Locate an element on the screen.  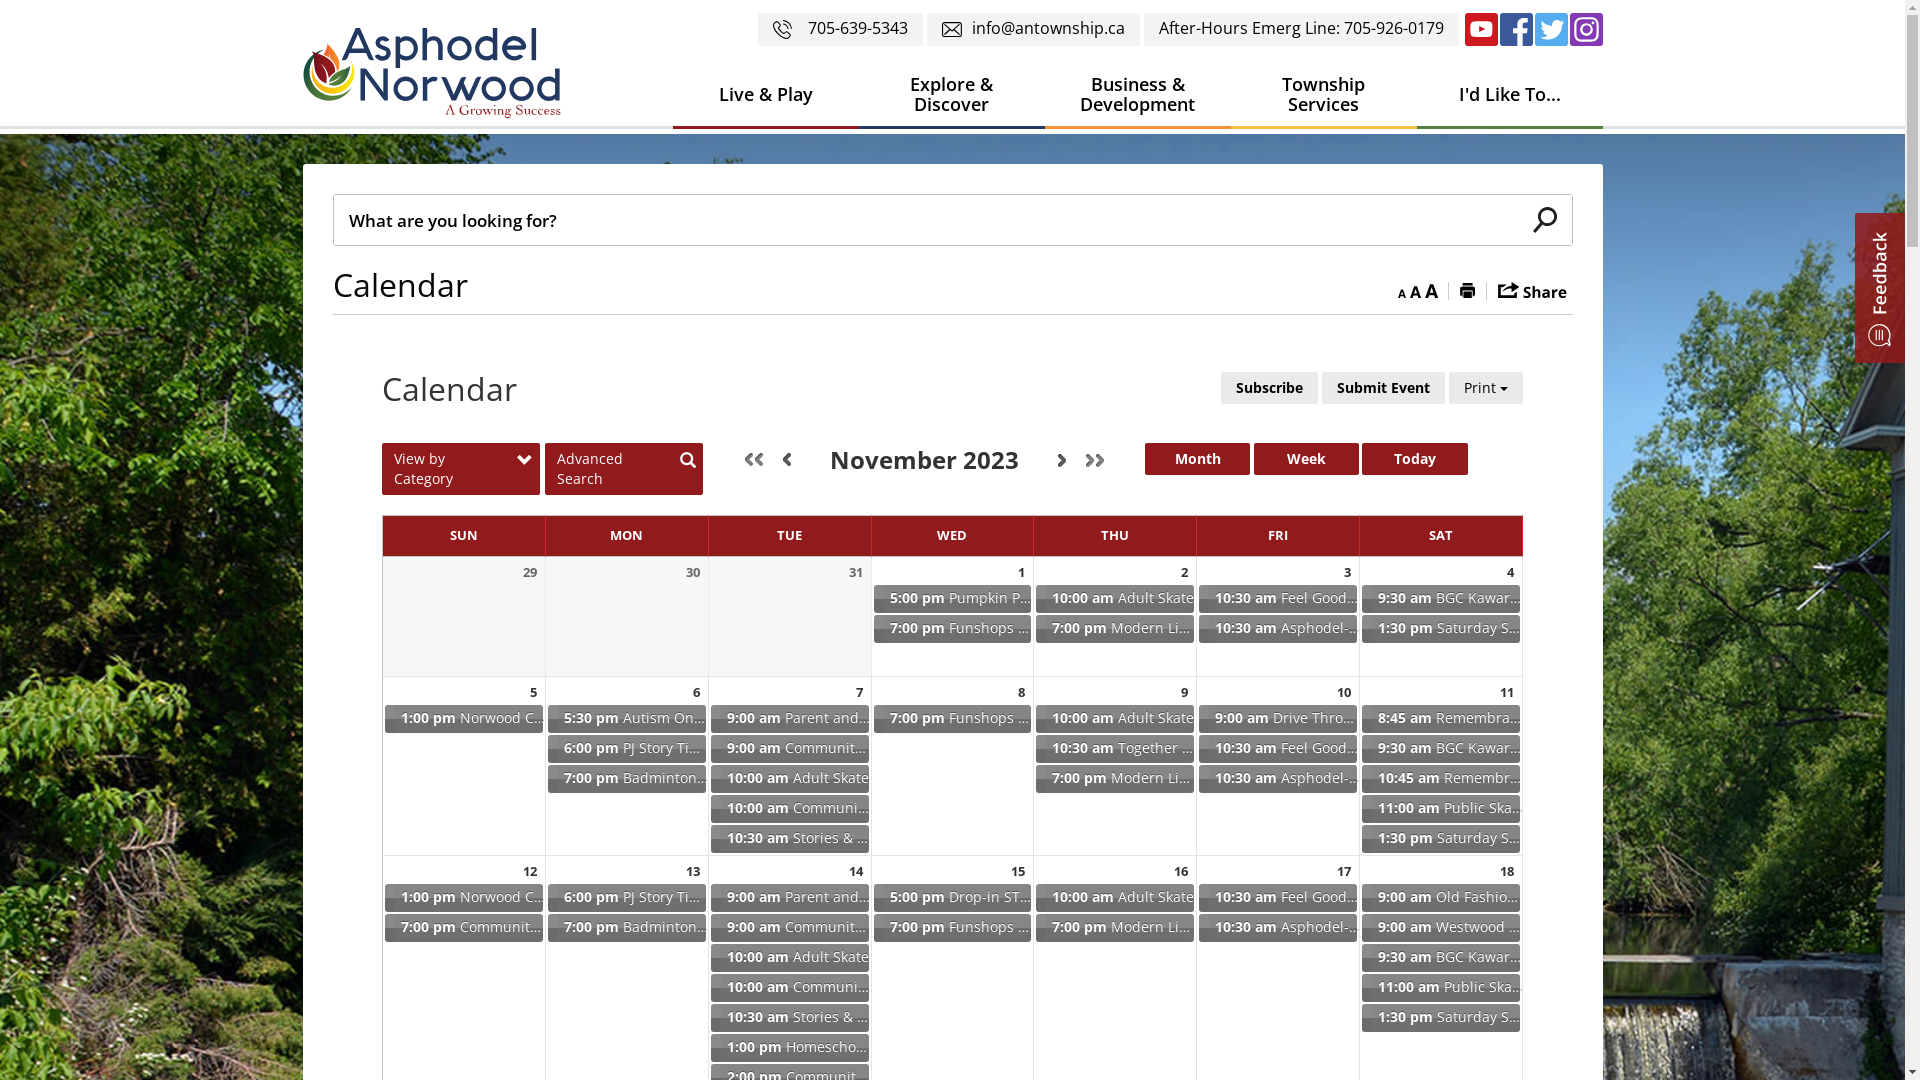
'Click to return to the homepage' is located at coordinates (430, 72).